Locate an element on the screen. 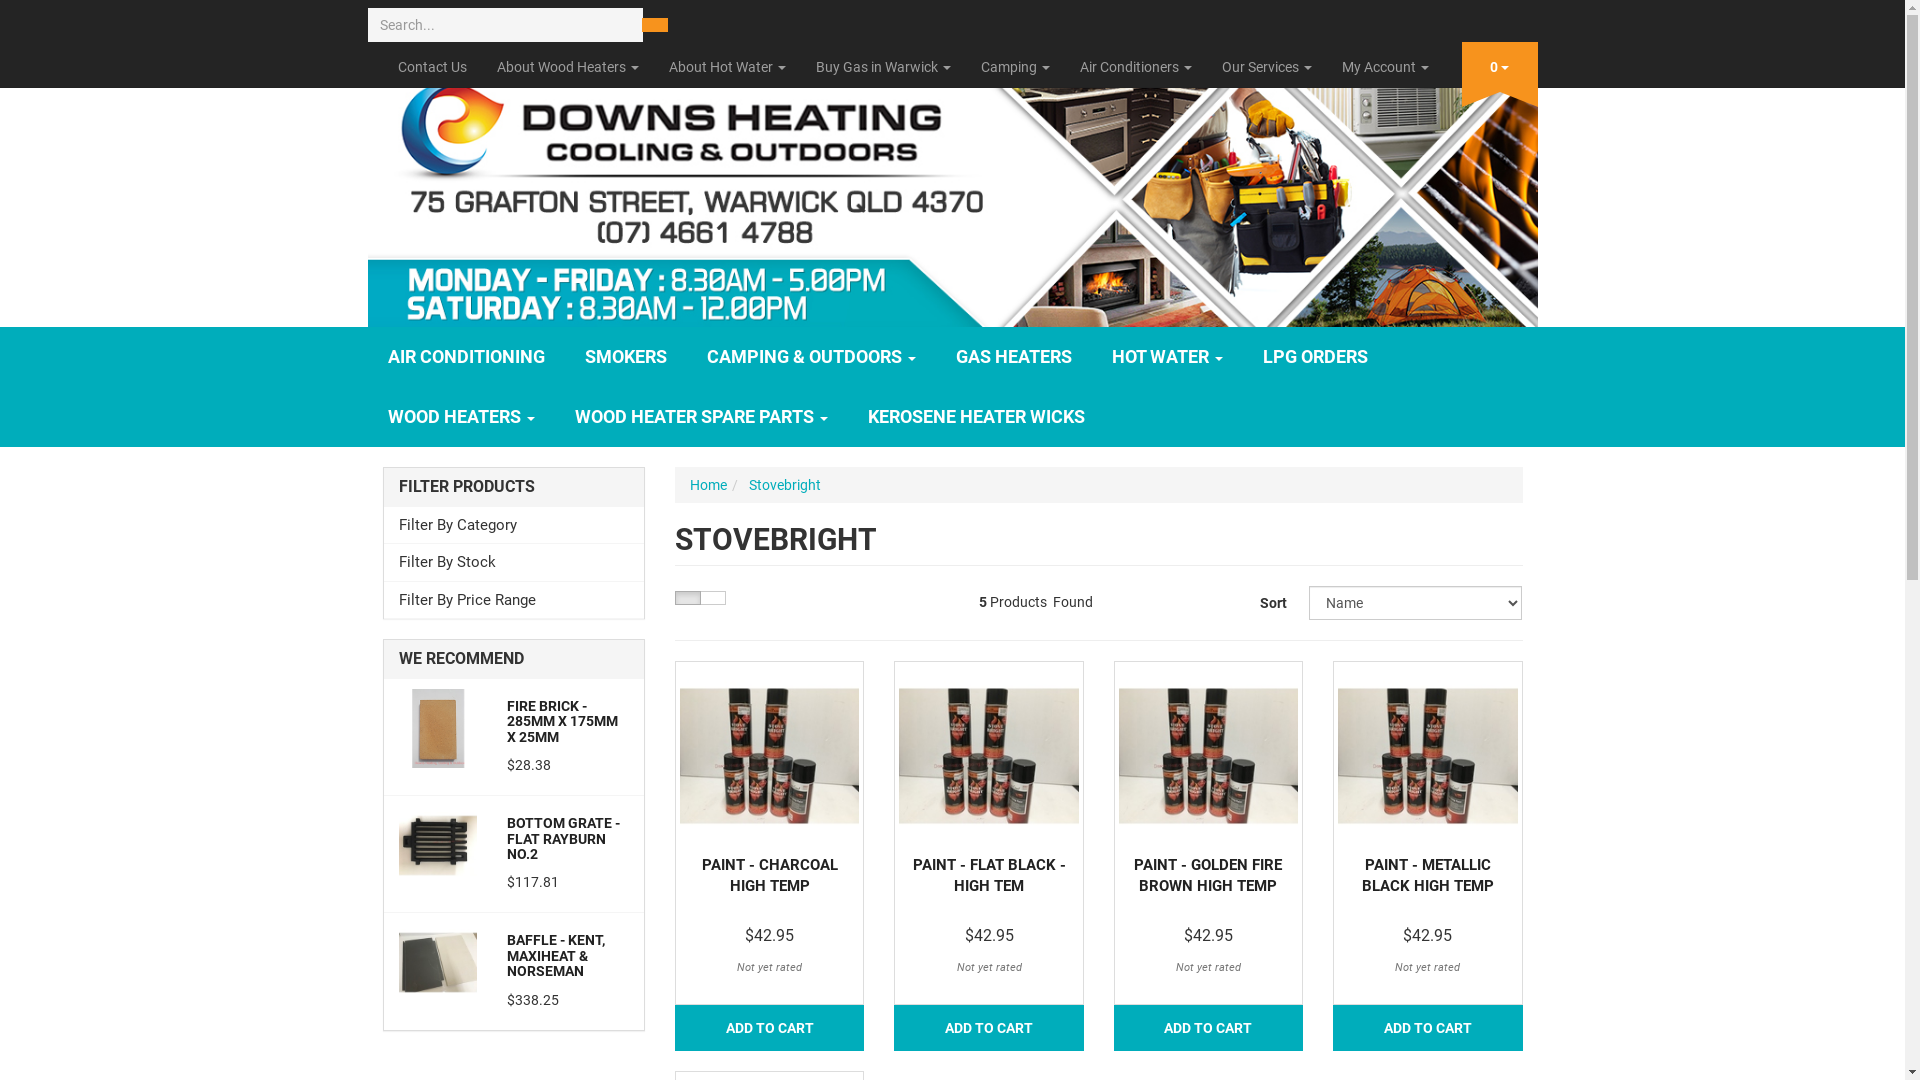 This screenshot has height=1080, width=1920. 'PAINT - FLAT BLACK - HIGH TEM' is located at coordinates (989, 874).